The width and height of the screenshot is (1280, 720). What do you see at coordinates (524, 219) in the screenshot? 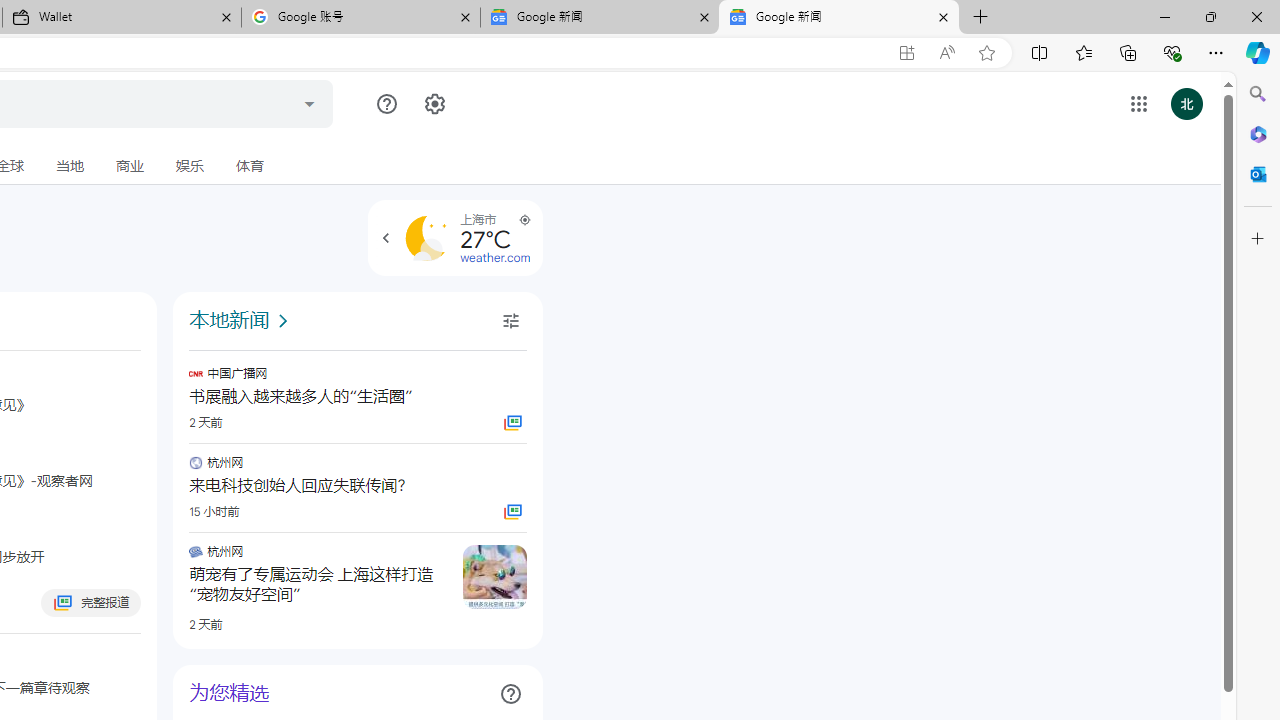
I see `'Class: zRMMZb NMm5M'` at bounding box center [524, 219].